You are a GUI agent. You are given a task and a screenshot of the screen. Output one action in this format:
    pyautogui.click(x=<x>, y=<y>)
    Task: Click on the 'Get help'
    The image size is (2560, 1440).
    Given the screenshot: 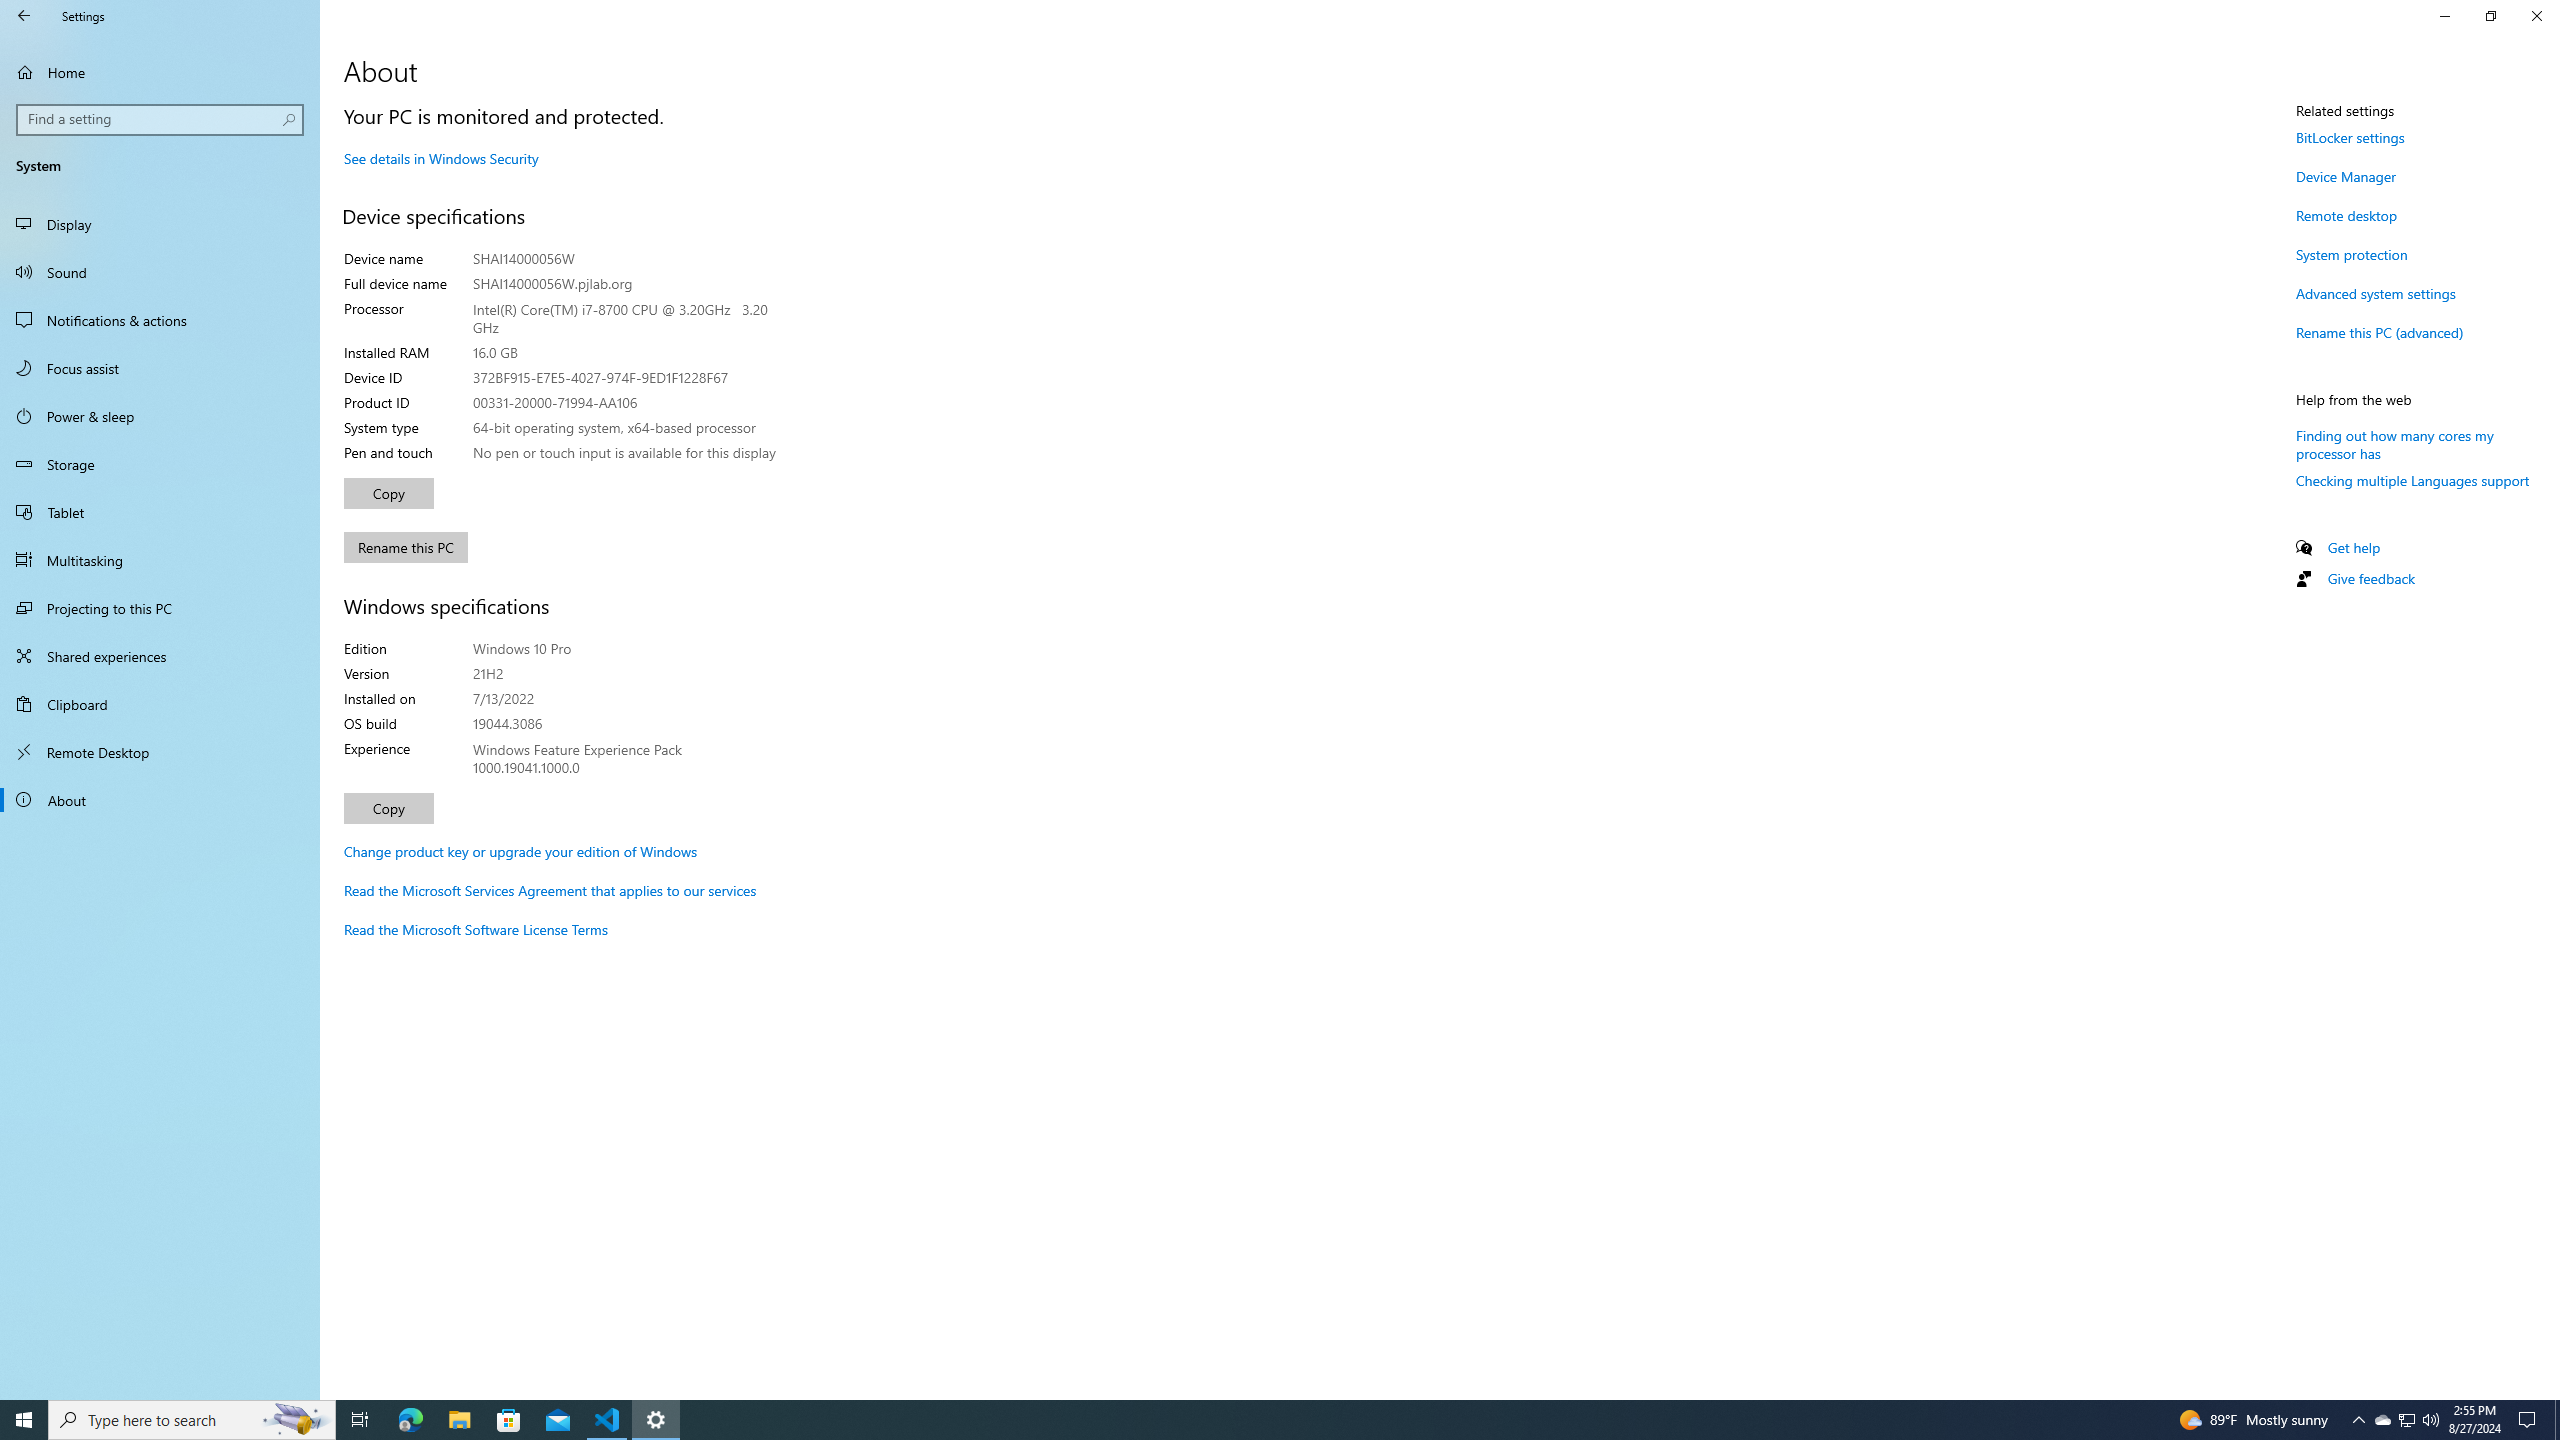 What is the action you would take?
    pyautogui.click(x=2352, y=547)
    